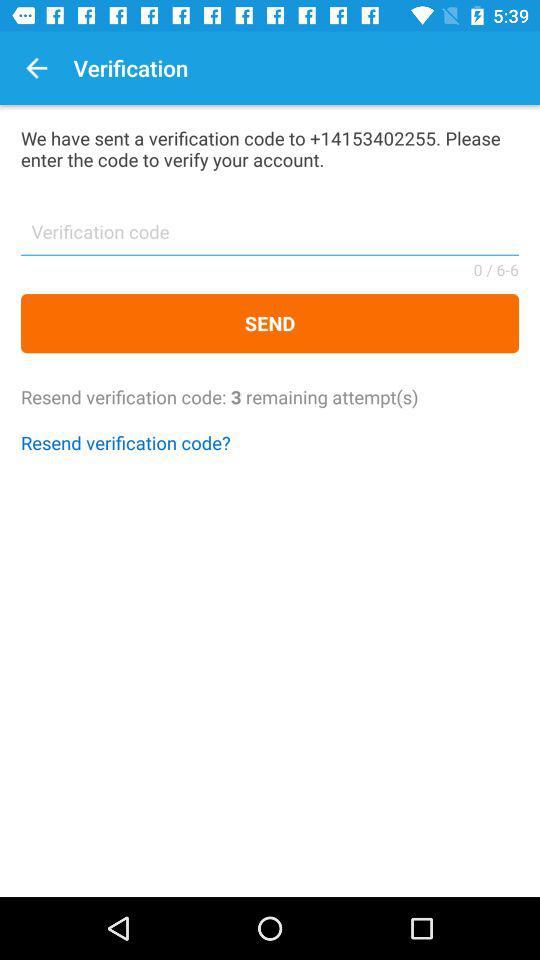 The width and height of the screenshot is (540, 960). What do you see at coordinates (270, 323) in the screenshot?
I see `the icon above resend verification code` at bounding box center [270, 323].